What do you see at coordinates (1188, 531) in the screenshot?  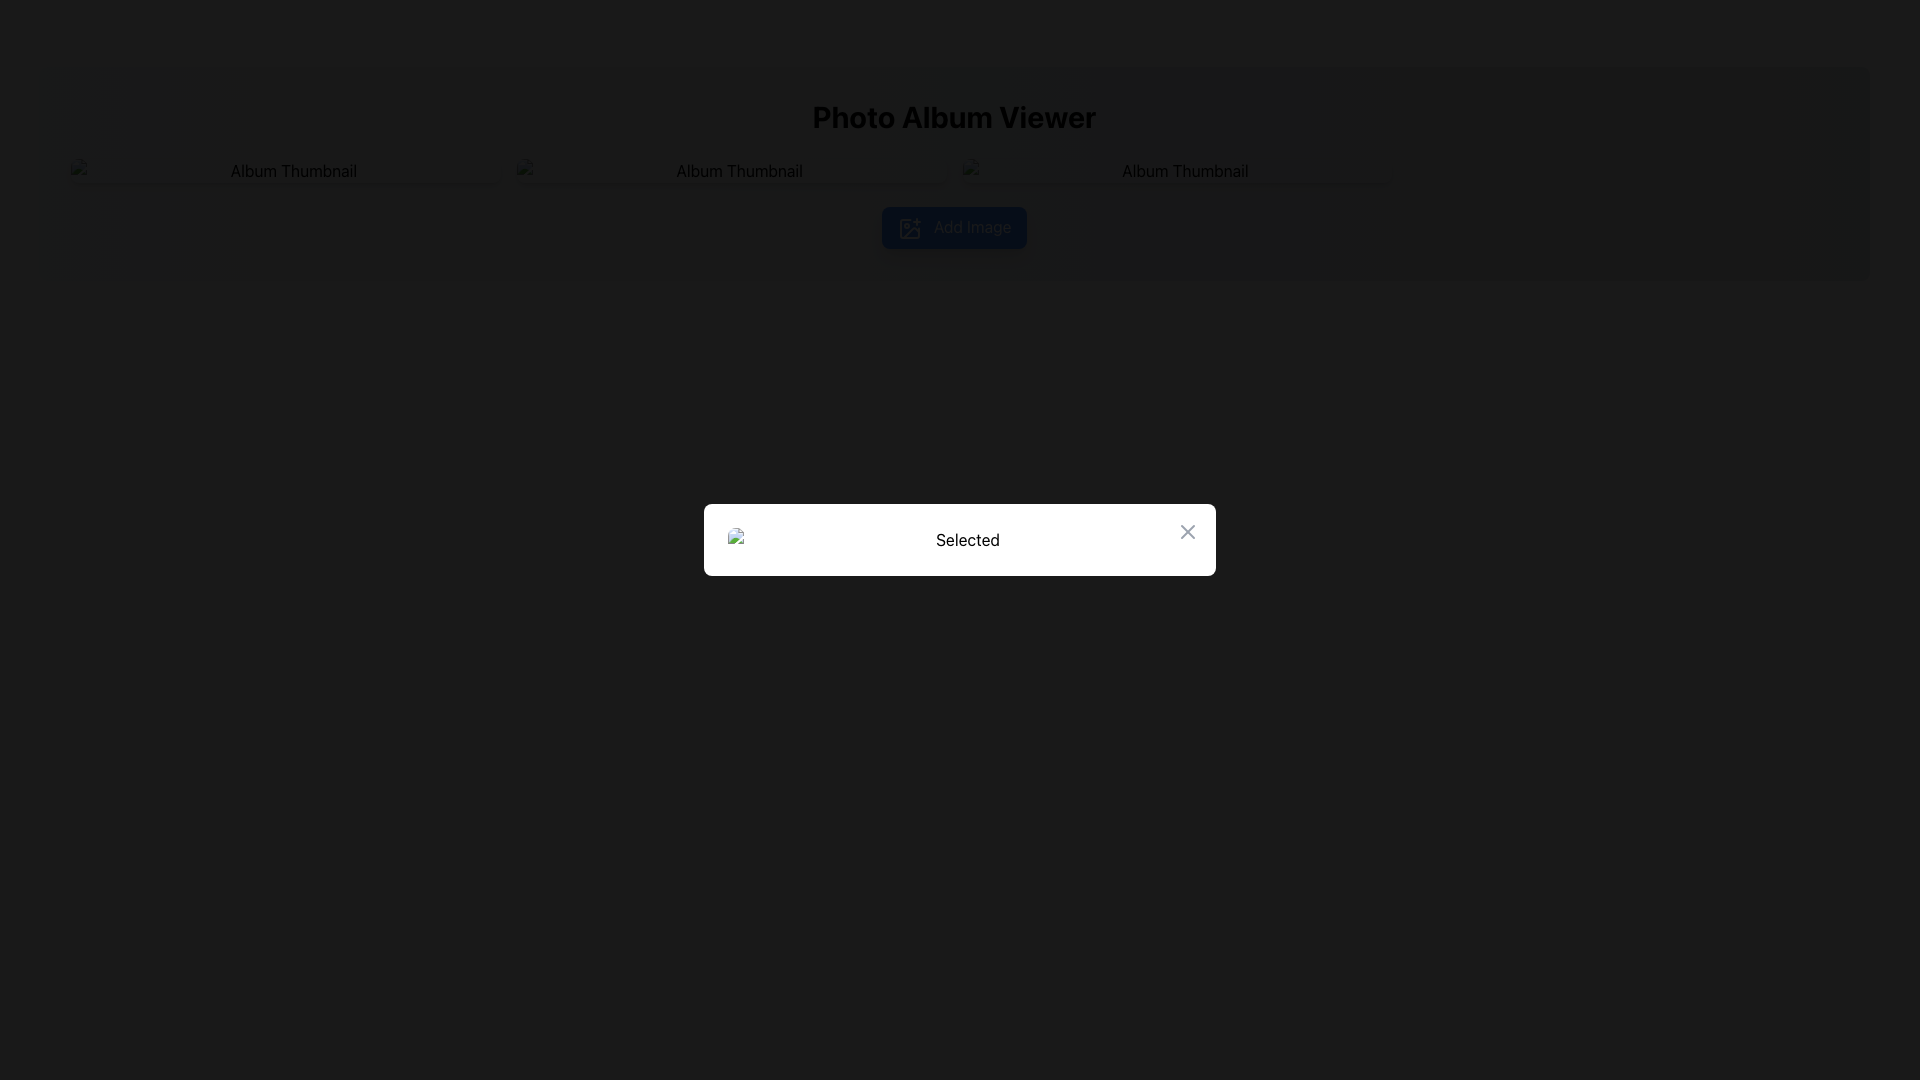 I see `the close button represented by an SVG icon in the shape of an 'X' located in the top-right corner of the modal's toolbar` at bounding box center [1188, 531].